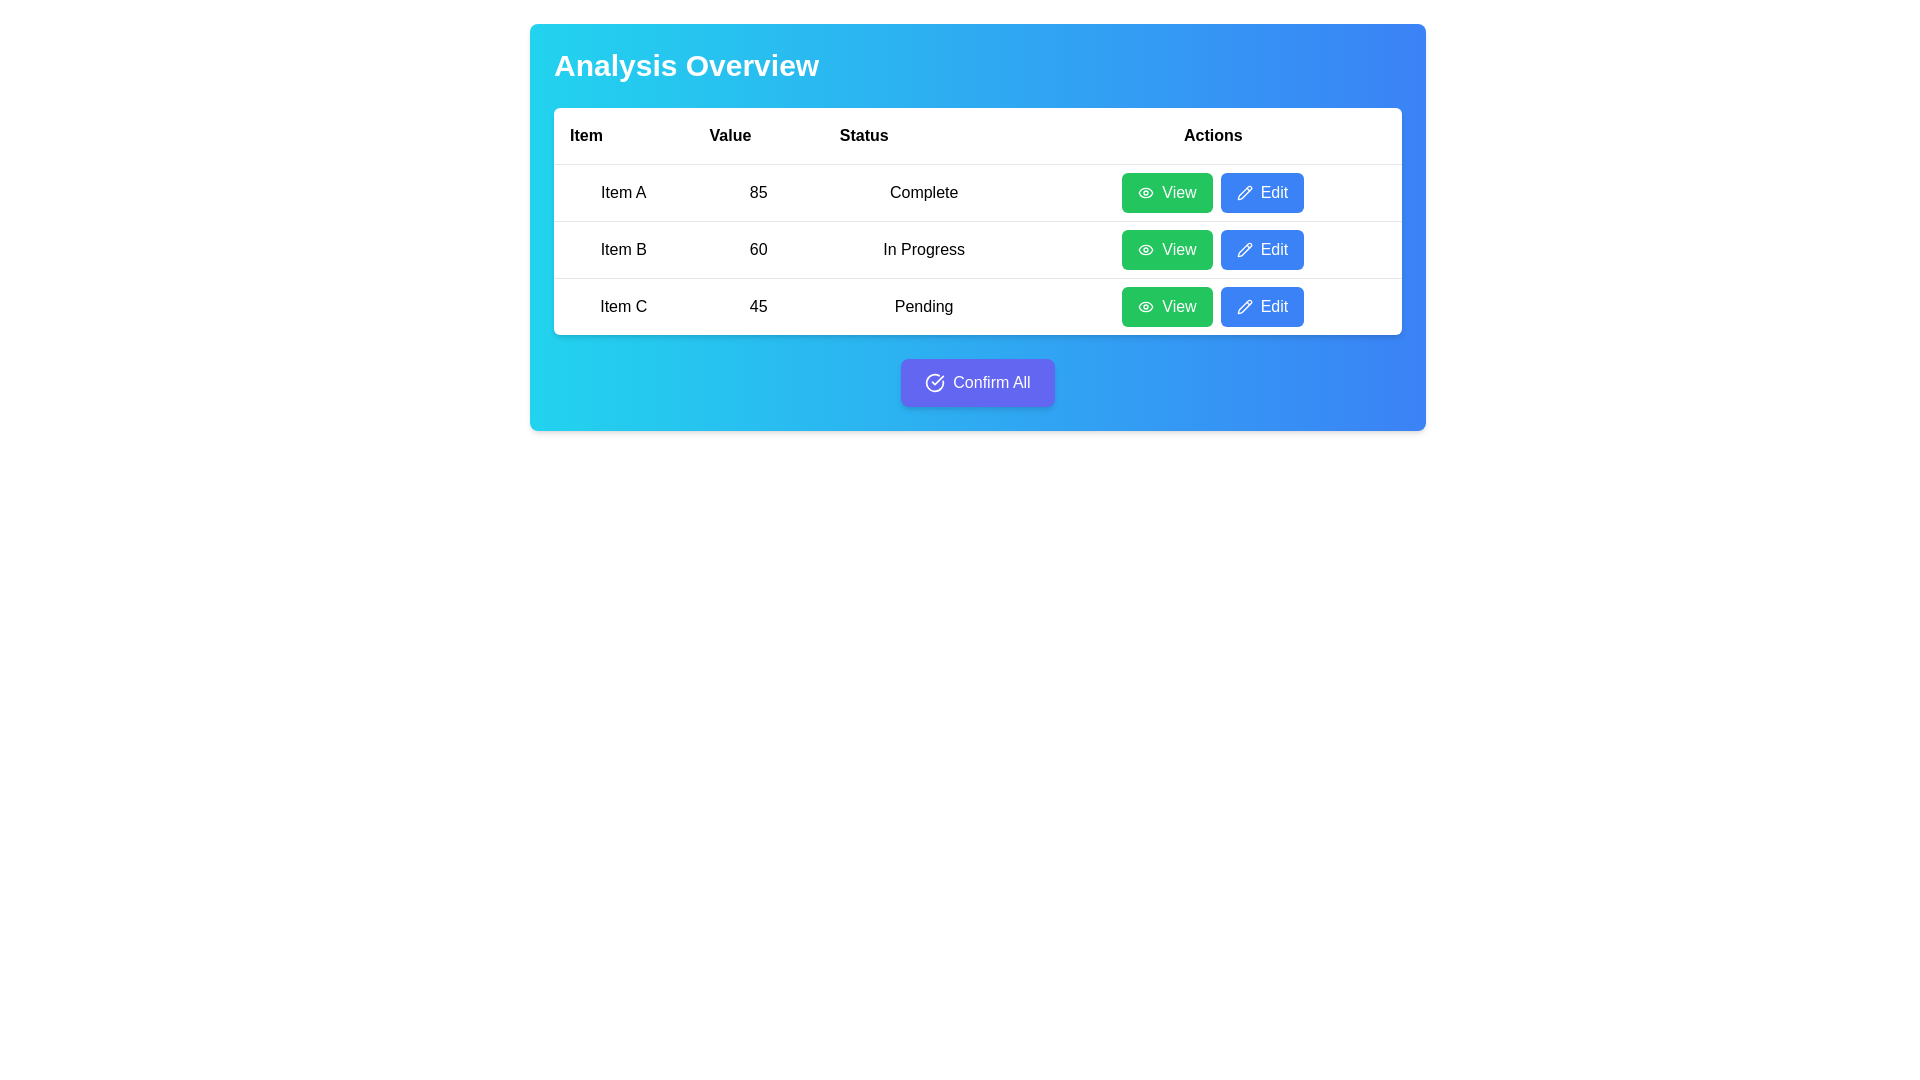 The width and height of the screenshot is (1920, 1080). Describe the element at coordinates (622, 249) in the screenshot. I see `the text element displaying the identifier or name of a specific item in the second row of the table under the 'Item' column` at that location.